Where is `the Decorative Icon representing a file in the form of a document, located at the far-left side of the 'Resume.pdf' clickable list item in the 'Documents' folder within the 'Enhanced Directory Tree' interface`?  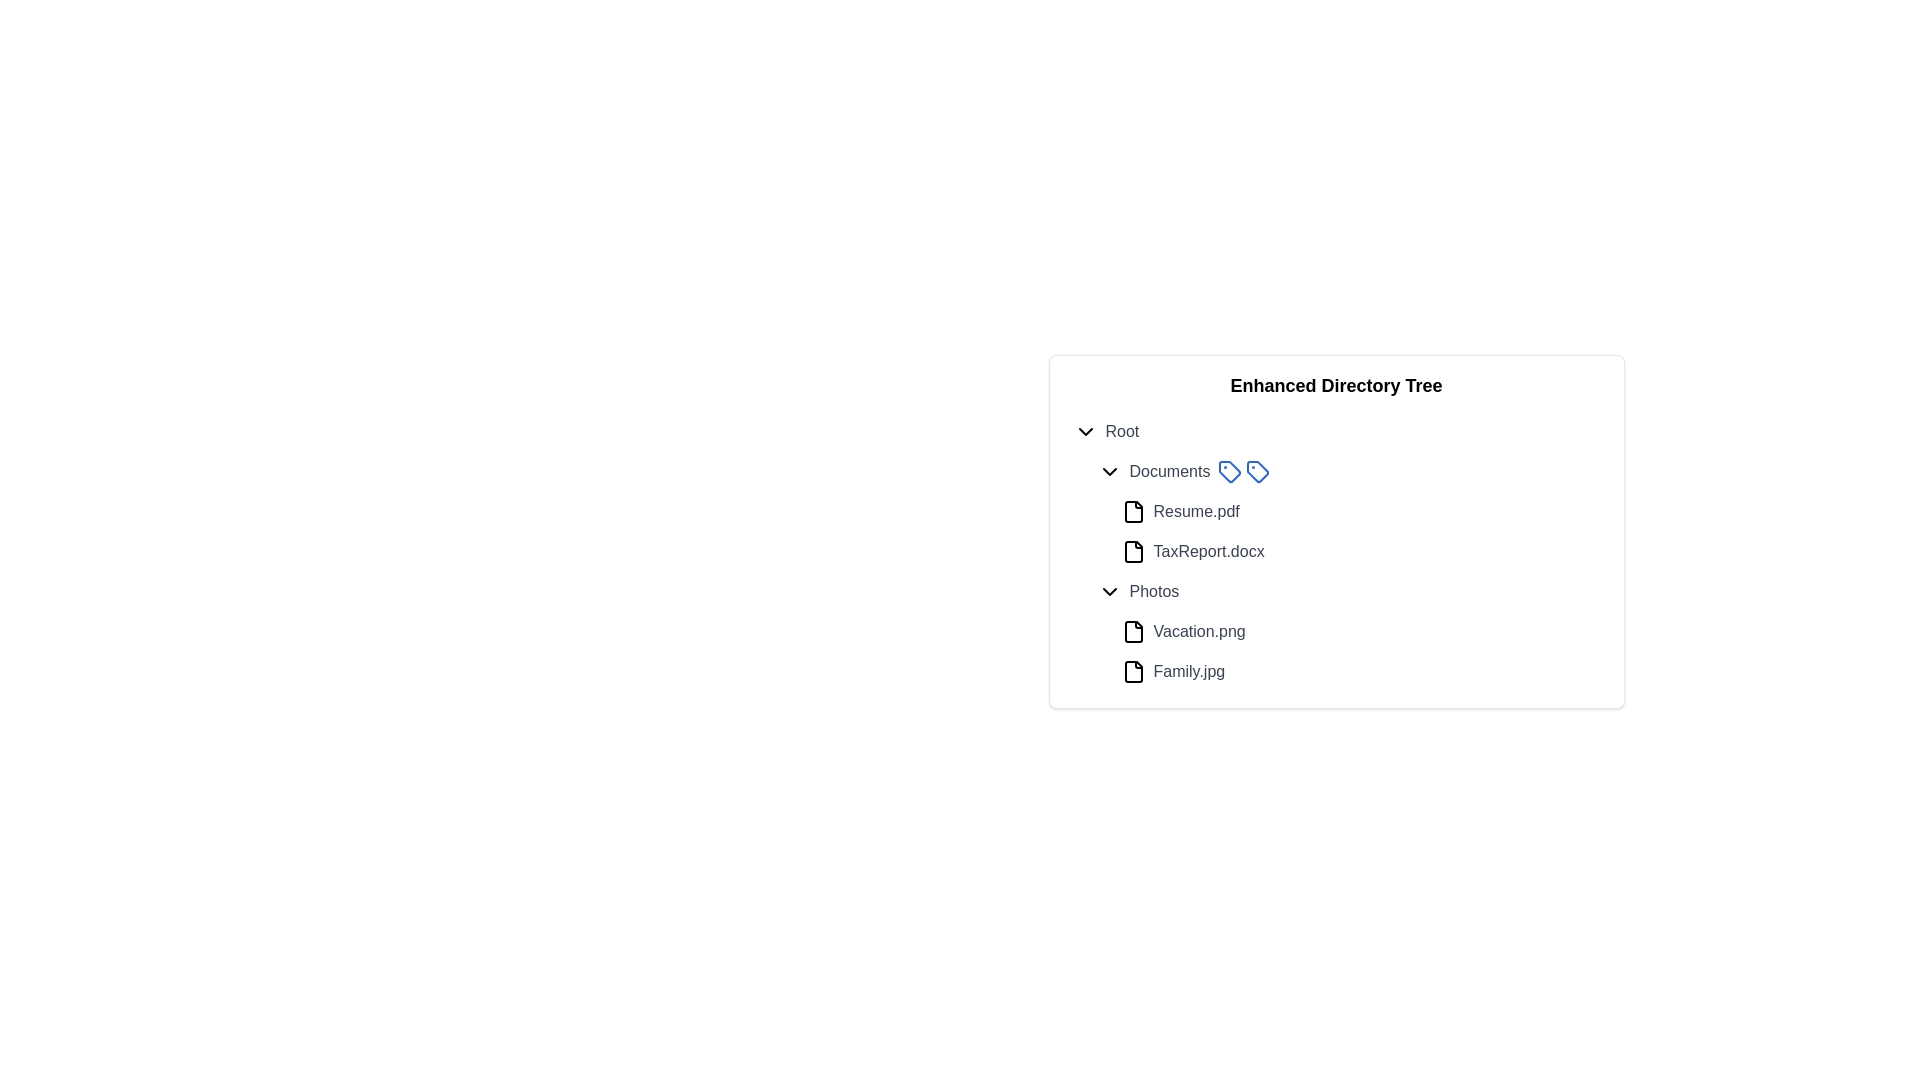
the Decorative Icon representing a file in the form of a document, located at the far-left side of the 'Resume.pdf' clickable list item in the 'Documents' folder within the 'Enhanced Directory Tree' interface is located at coordinates (1133, 511).